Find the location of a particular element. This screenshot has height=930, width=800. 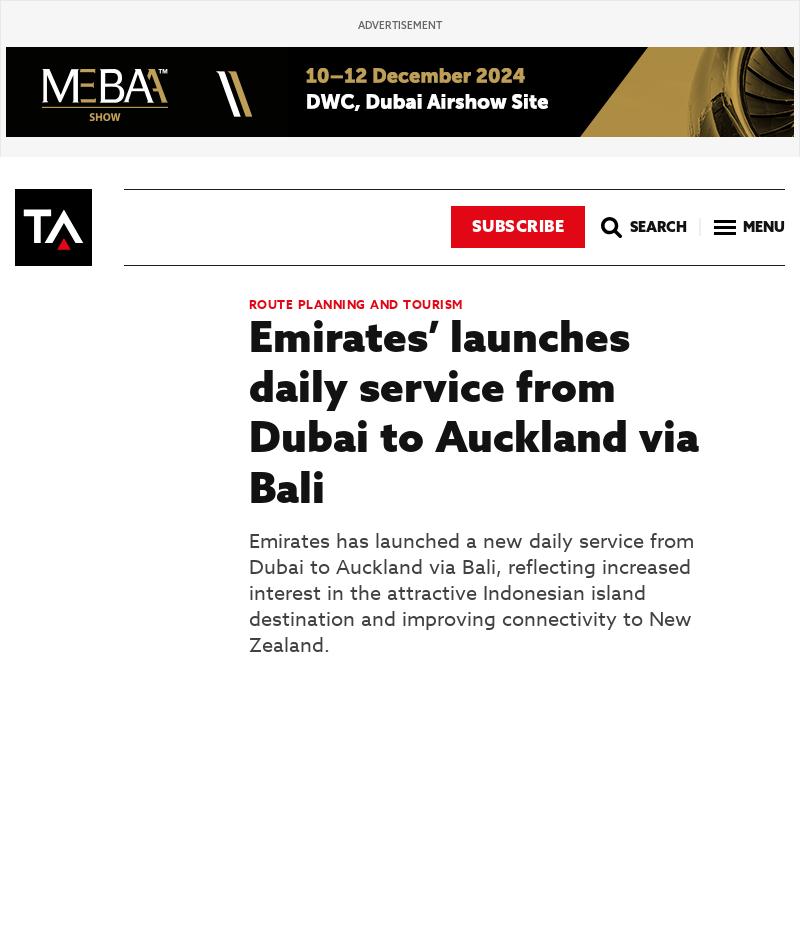

'Rolls-Royce low-emission combustion system in flight test phase' is located at coordinates (315, 414).